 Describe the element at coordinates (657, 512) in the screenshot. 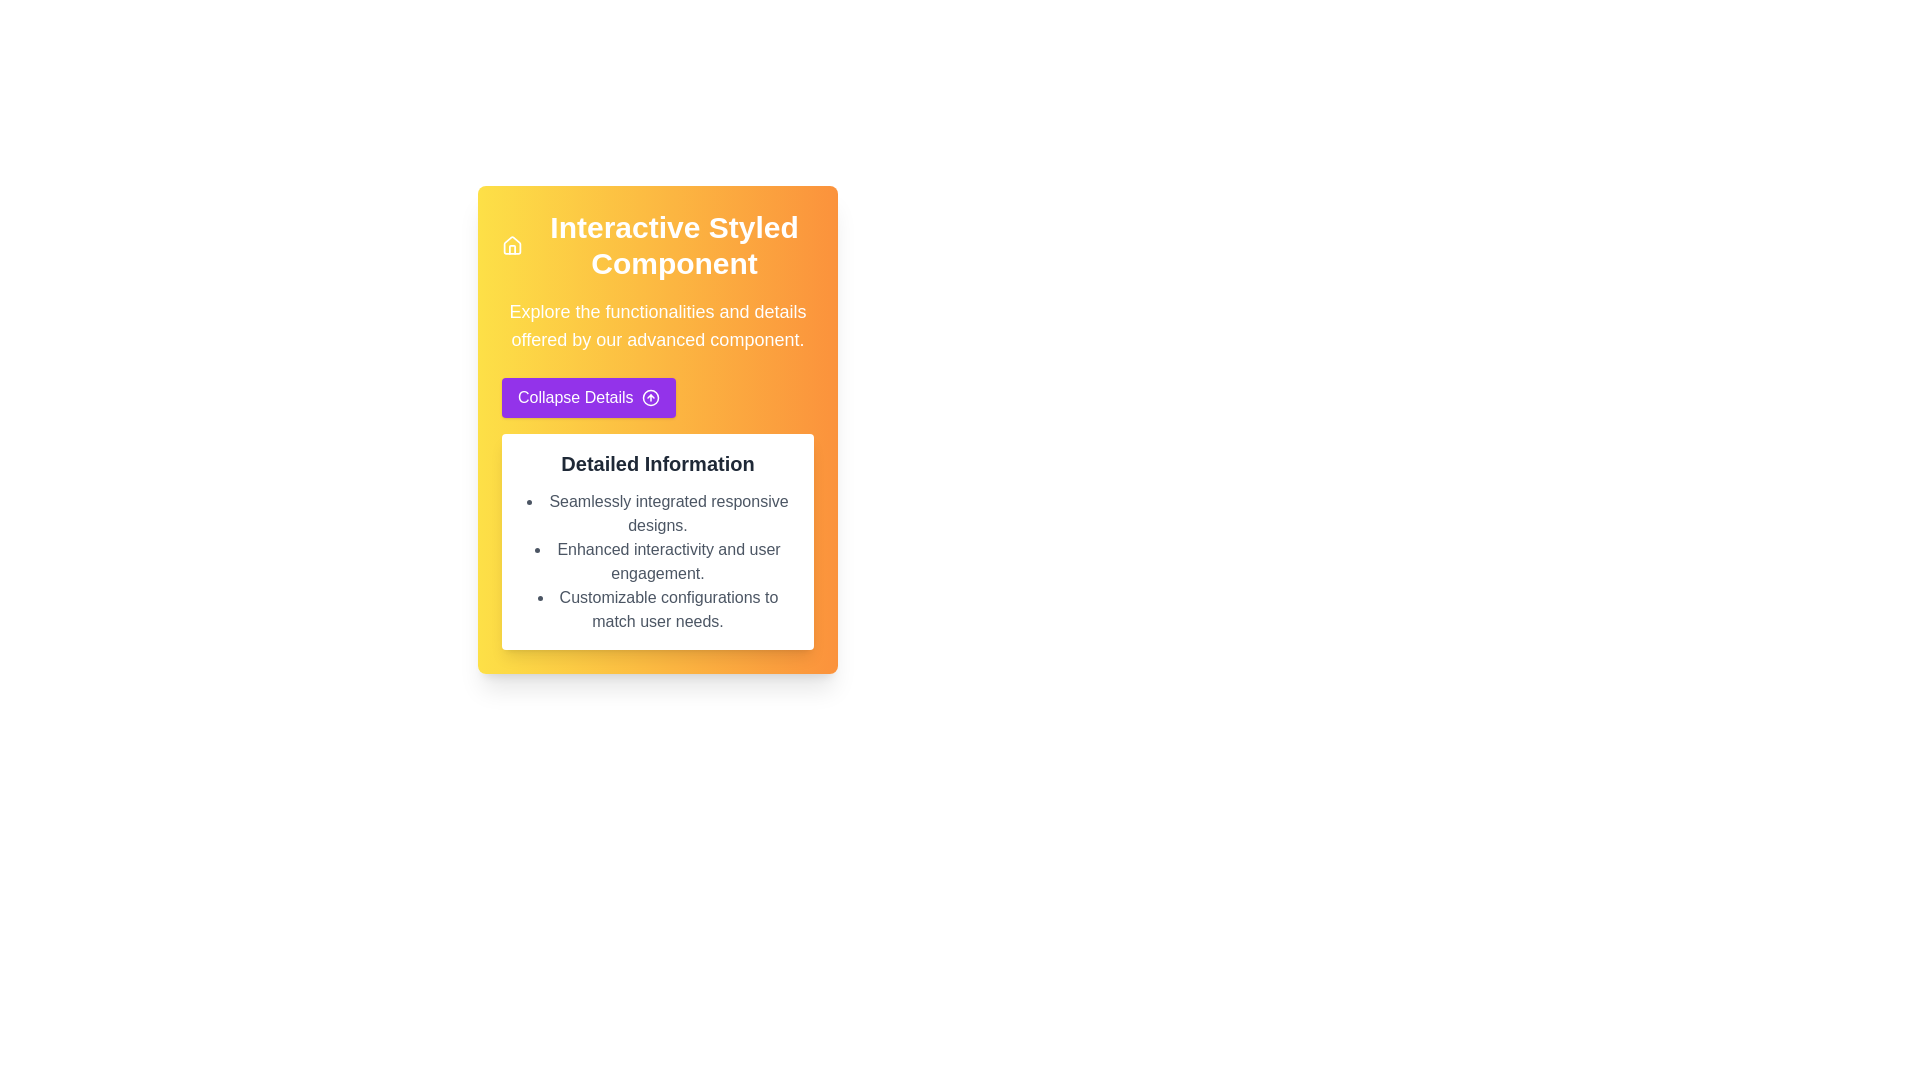

I see `the static text reading 'Seamlessly integrated responsive designs.' which is the first bullet point in the 'Detailed Information' section of the card` at that location.